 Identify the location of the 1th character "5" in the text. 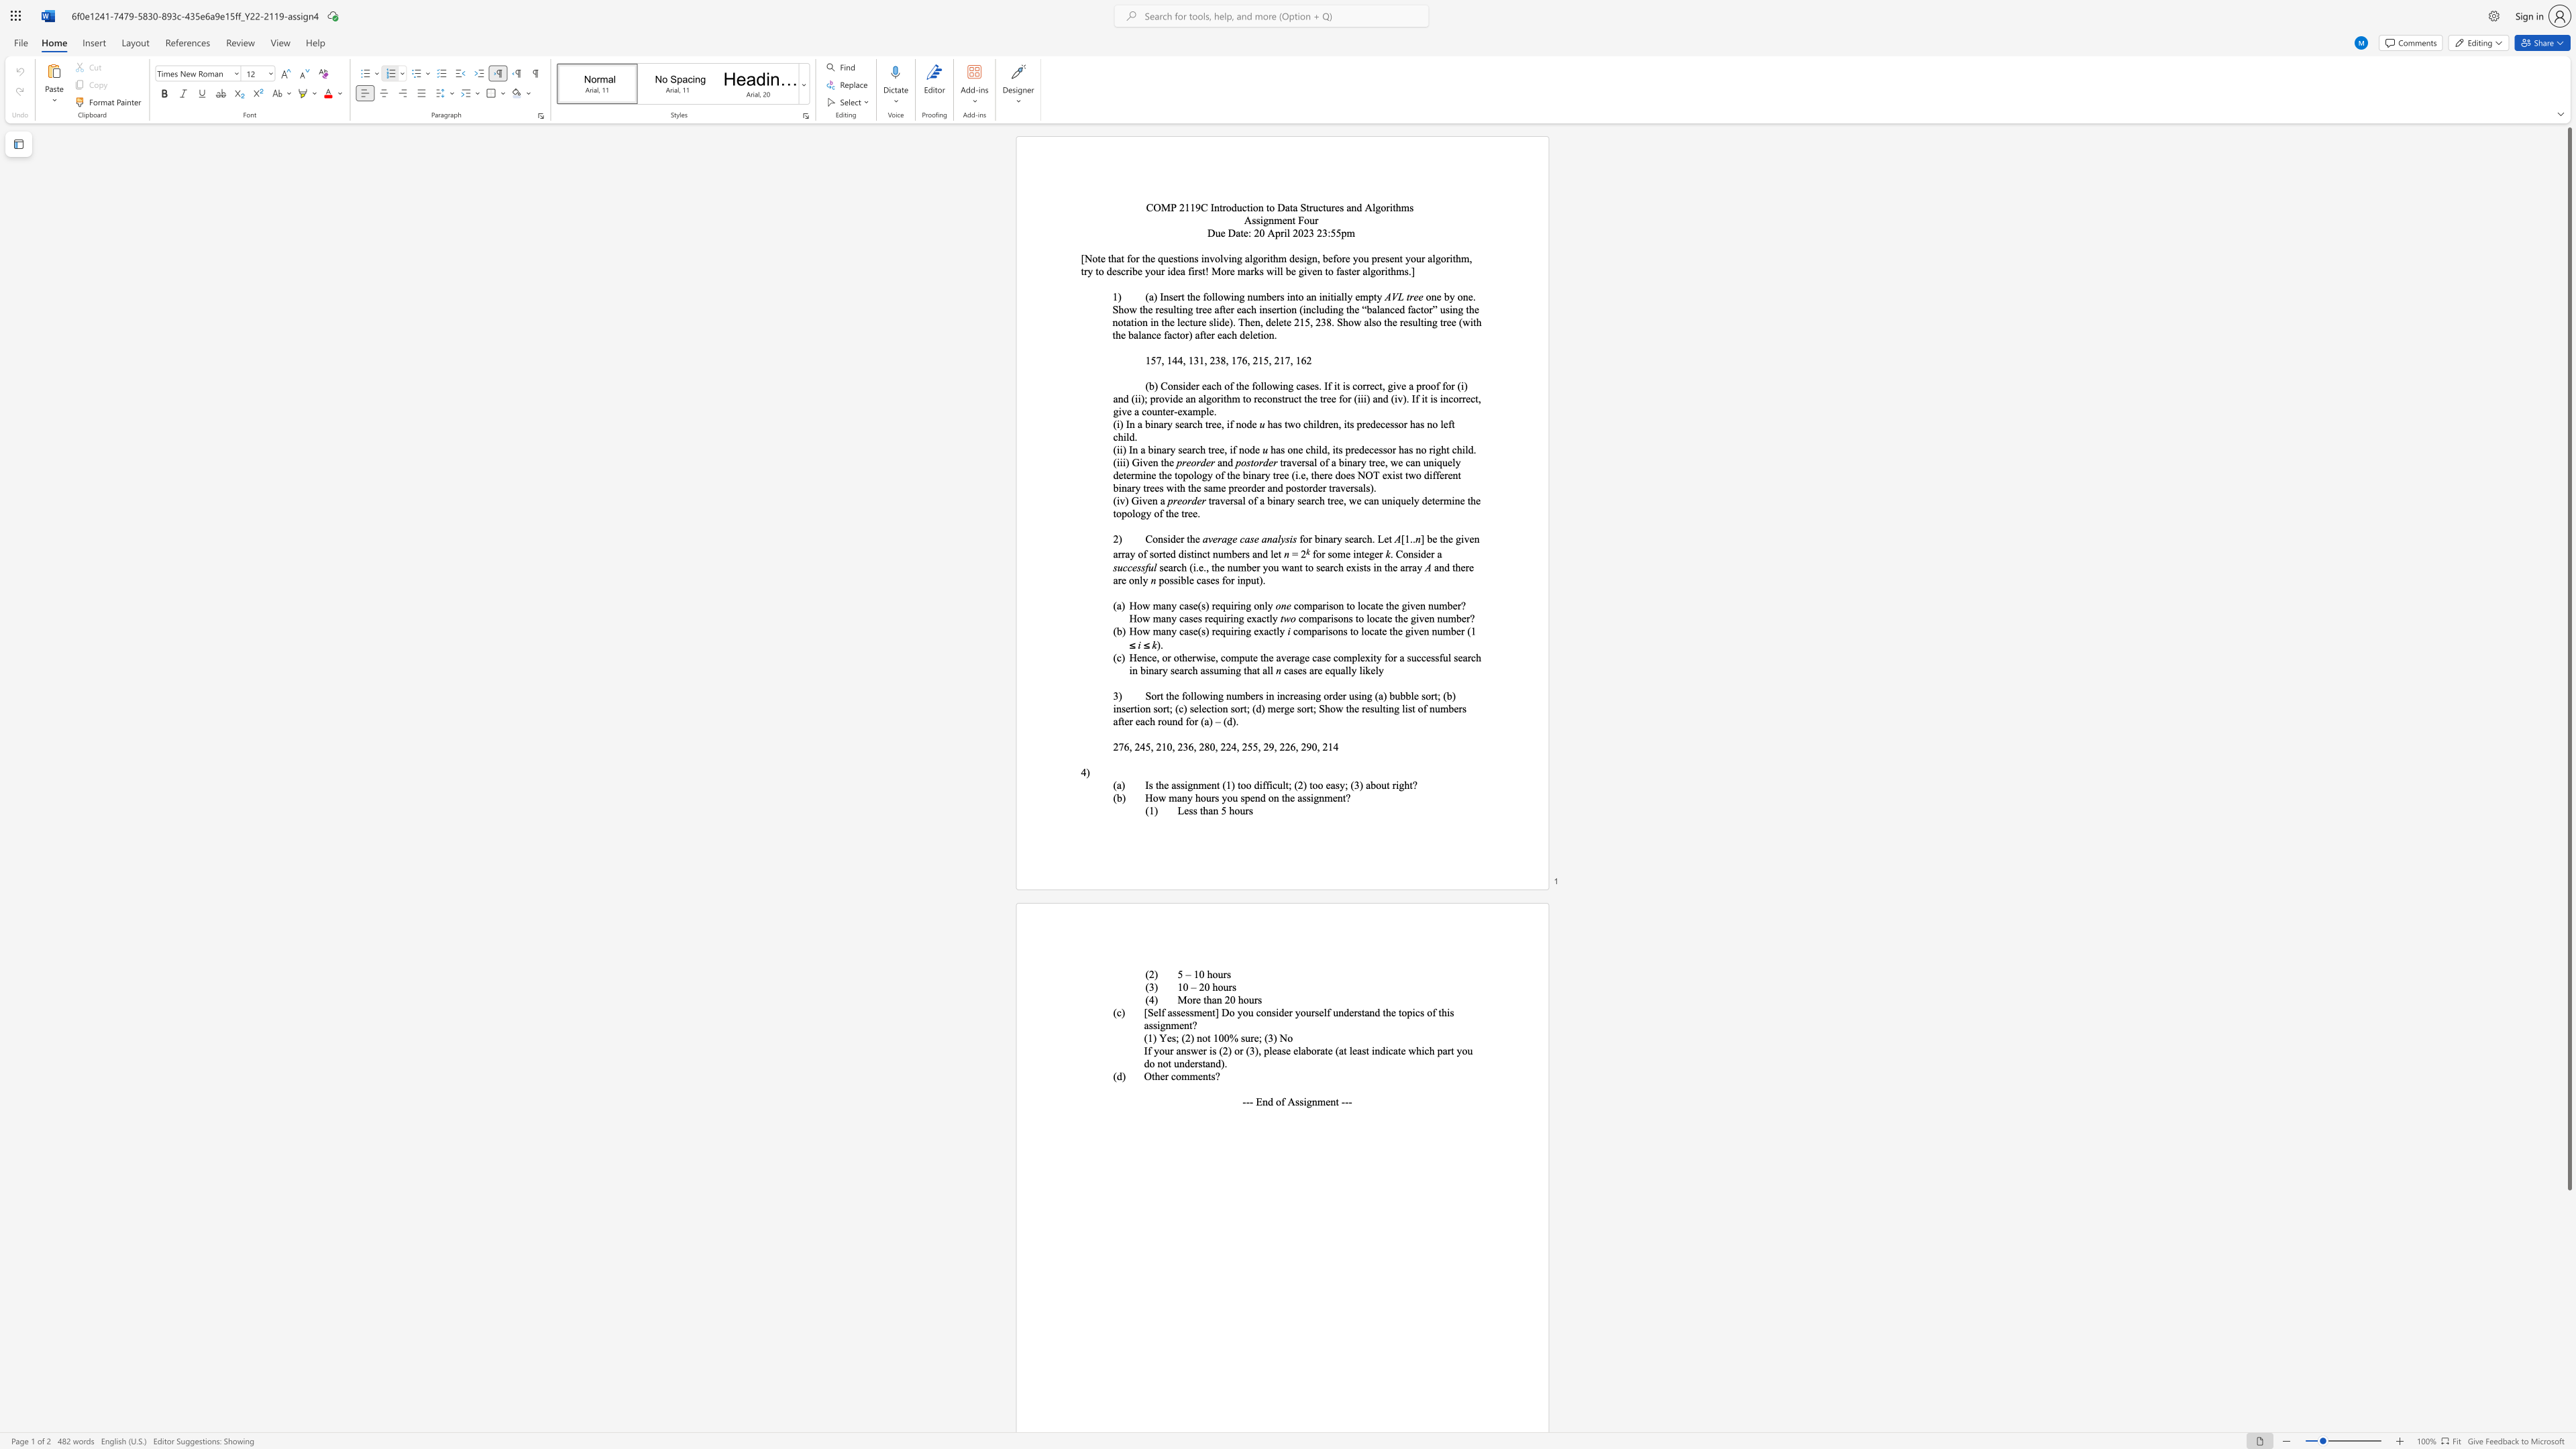
(1223, 810).